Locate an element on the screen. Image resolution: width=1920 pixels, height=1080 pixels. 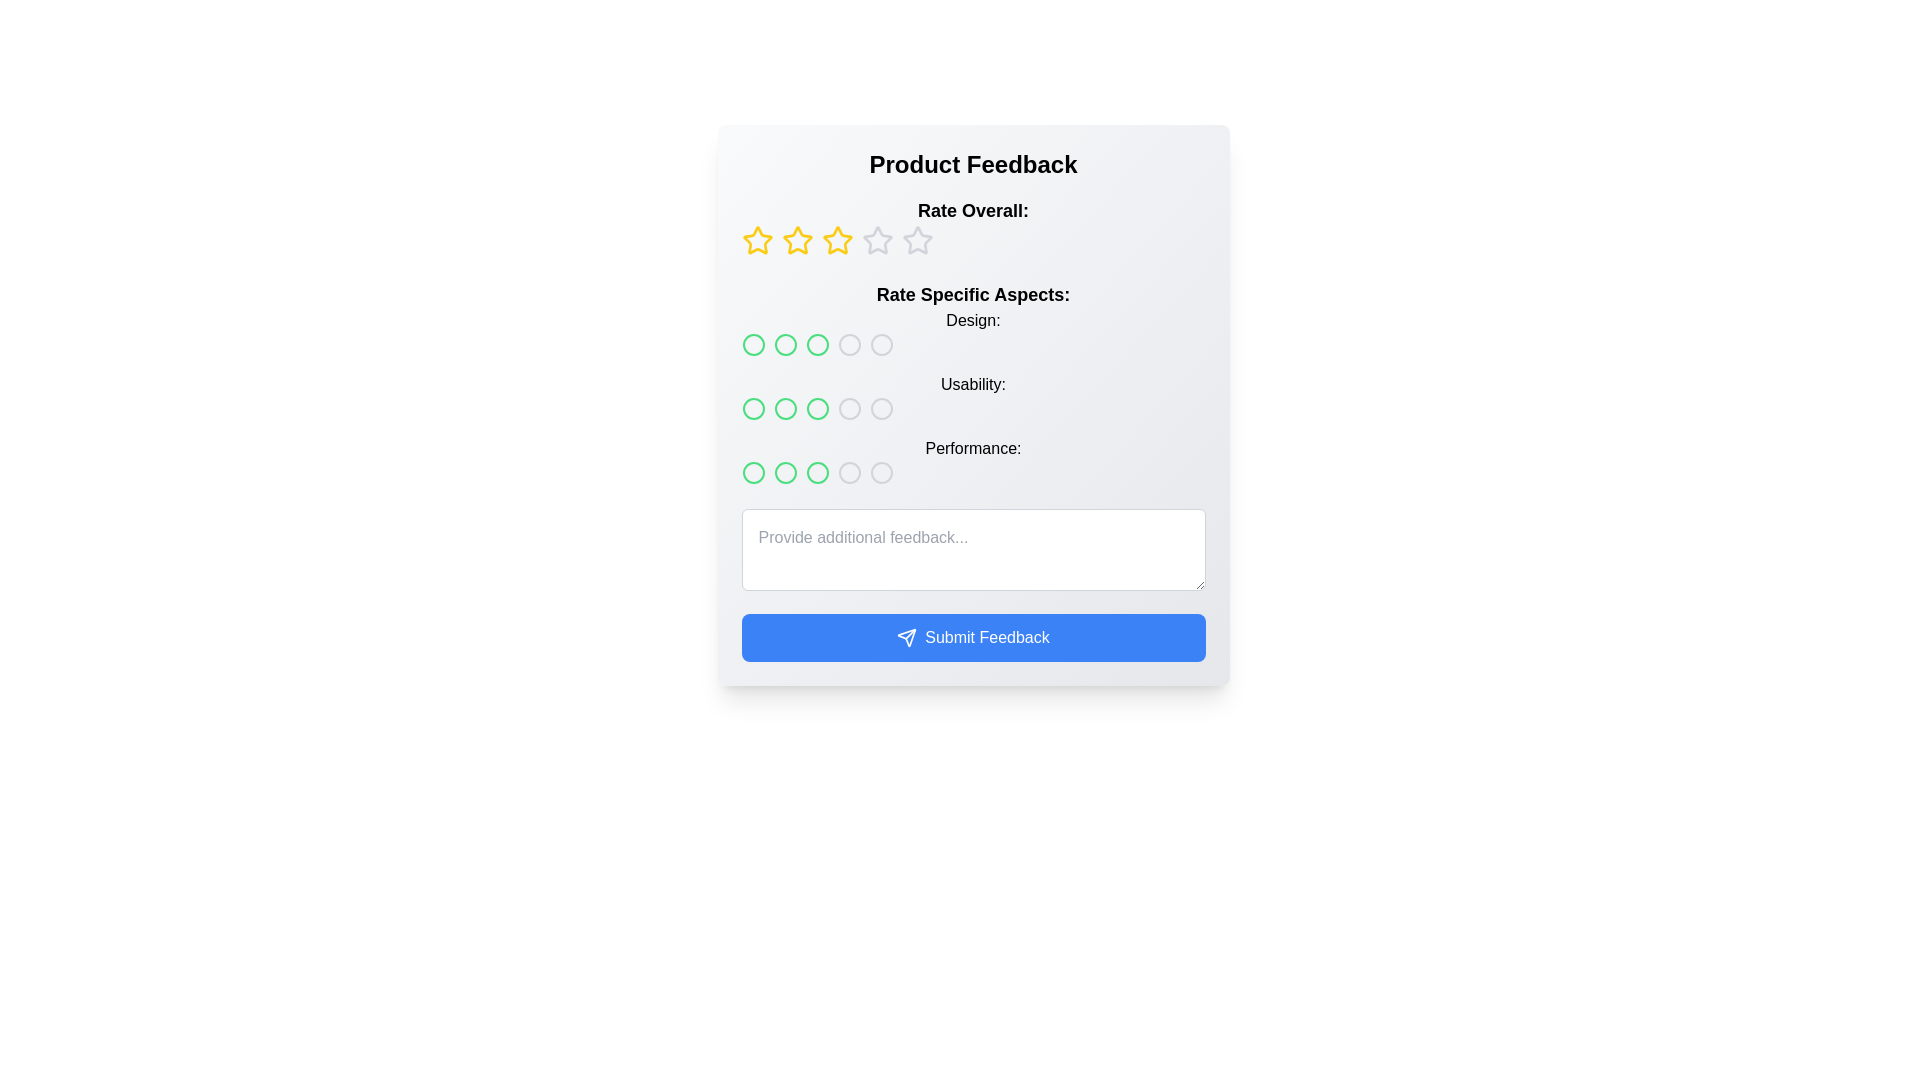
the 'Submit Feedback' button which contains the SVG Icon representing the action of sending or submitting is located at coordinates (906, 637).